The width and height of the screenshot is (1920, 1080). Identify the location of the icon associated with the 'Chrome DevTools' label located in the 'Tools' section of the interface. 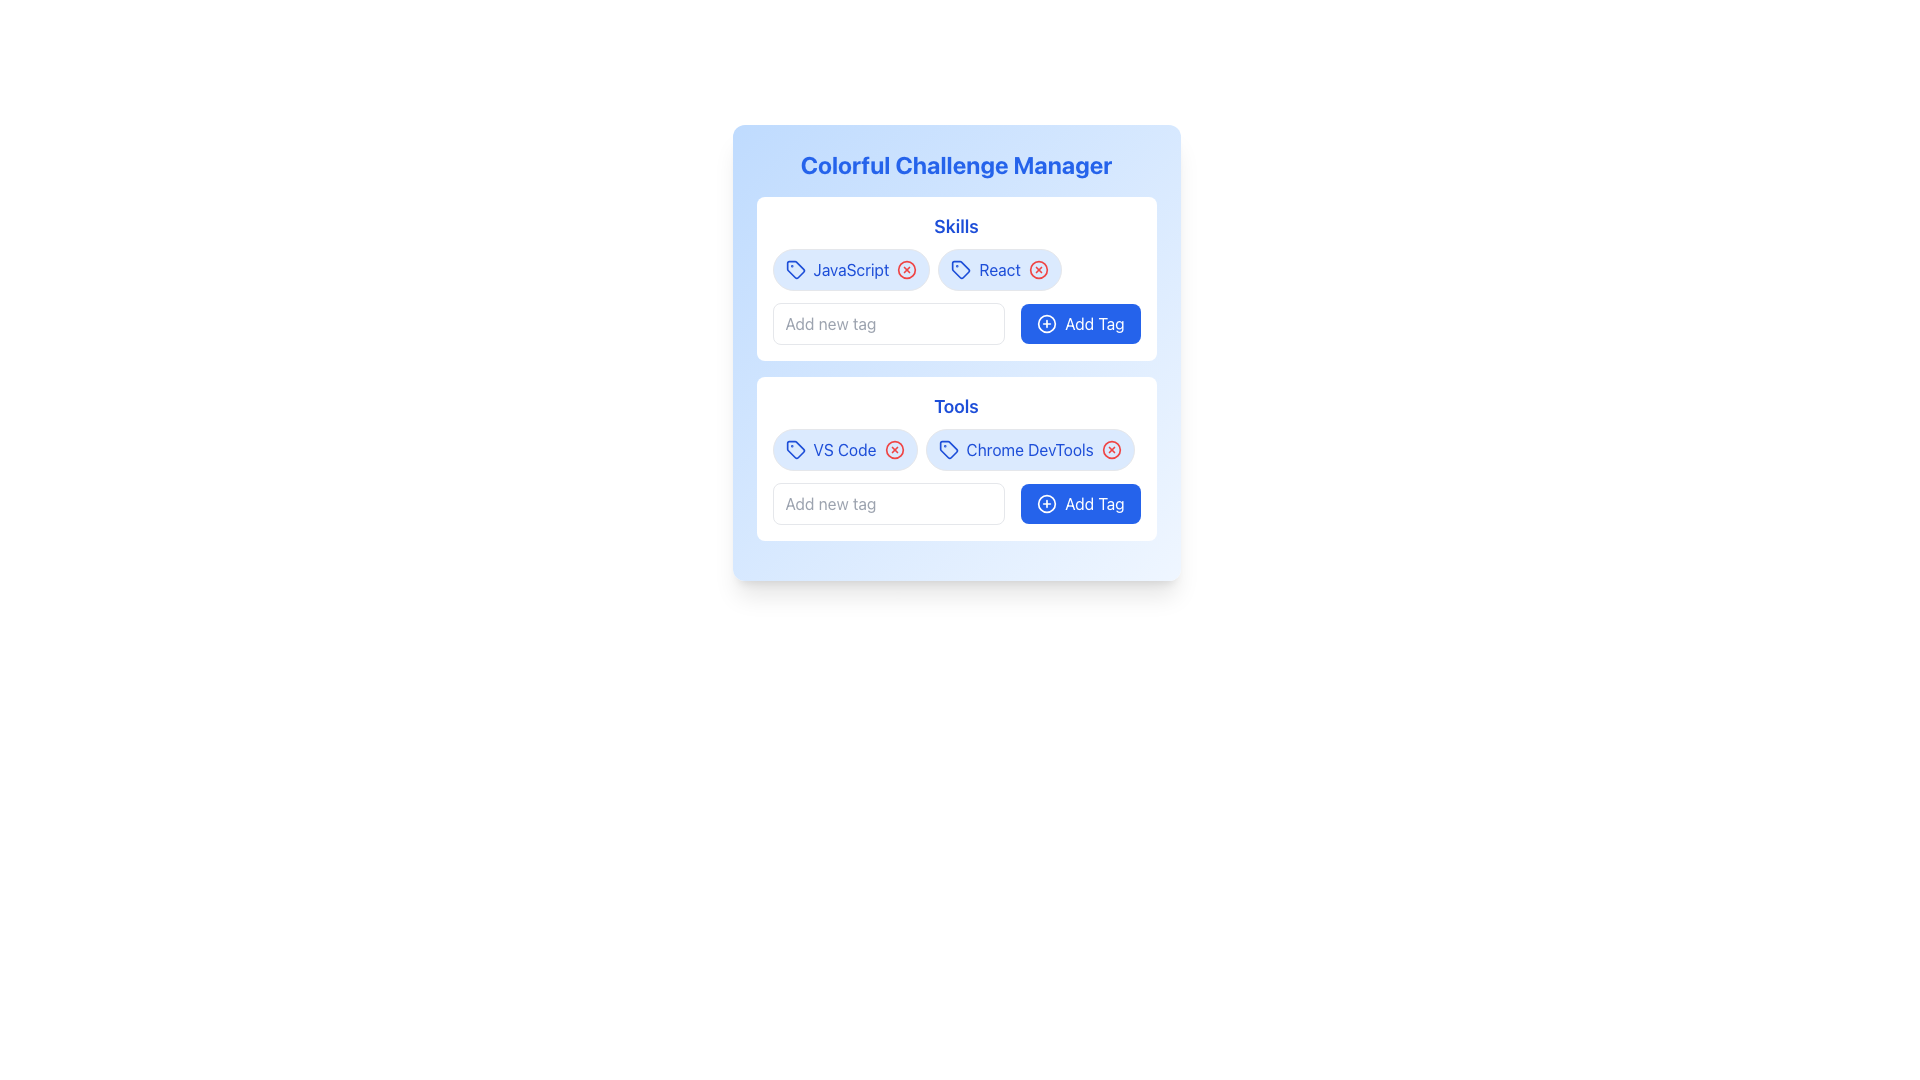
(947, 450).